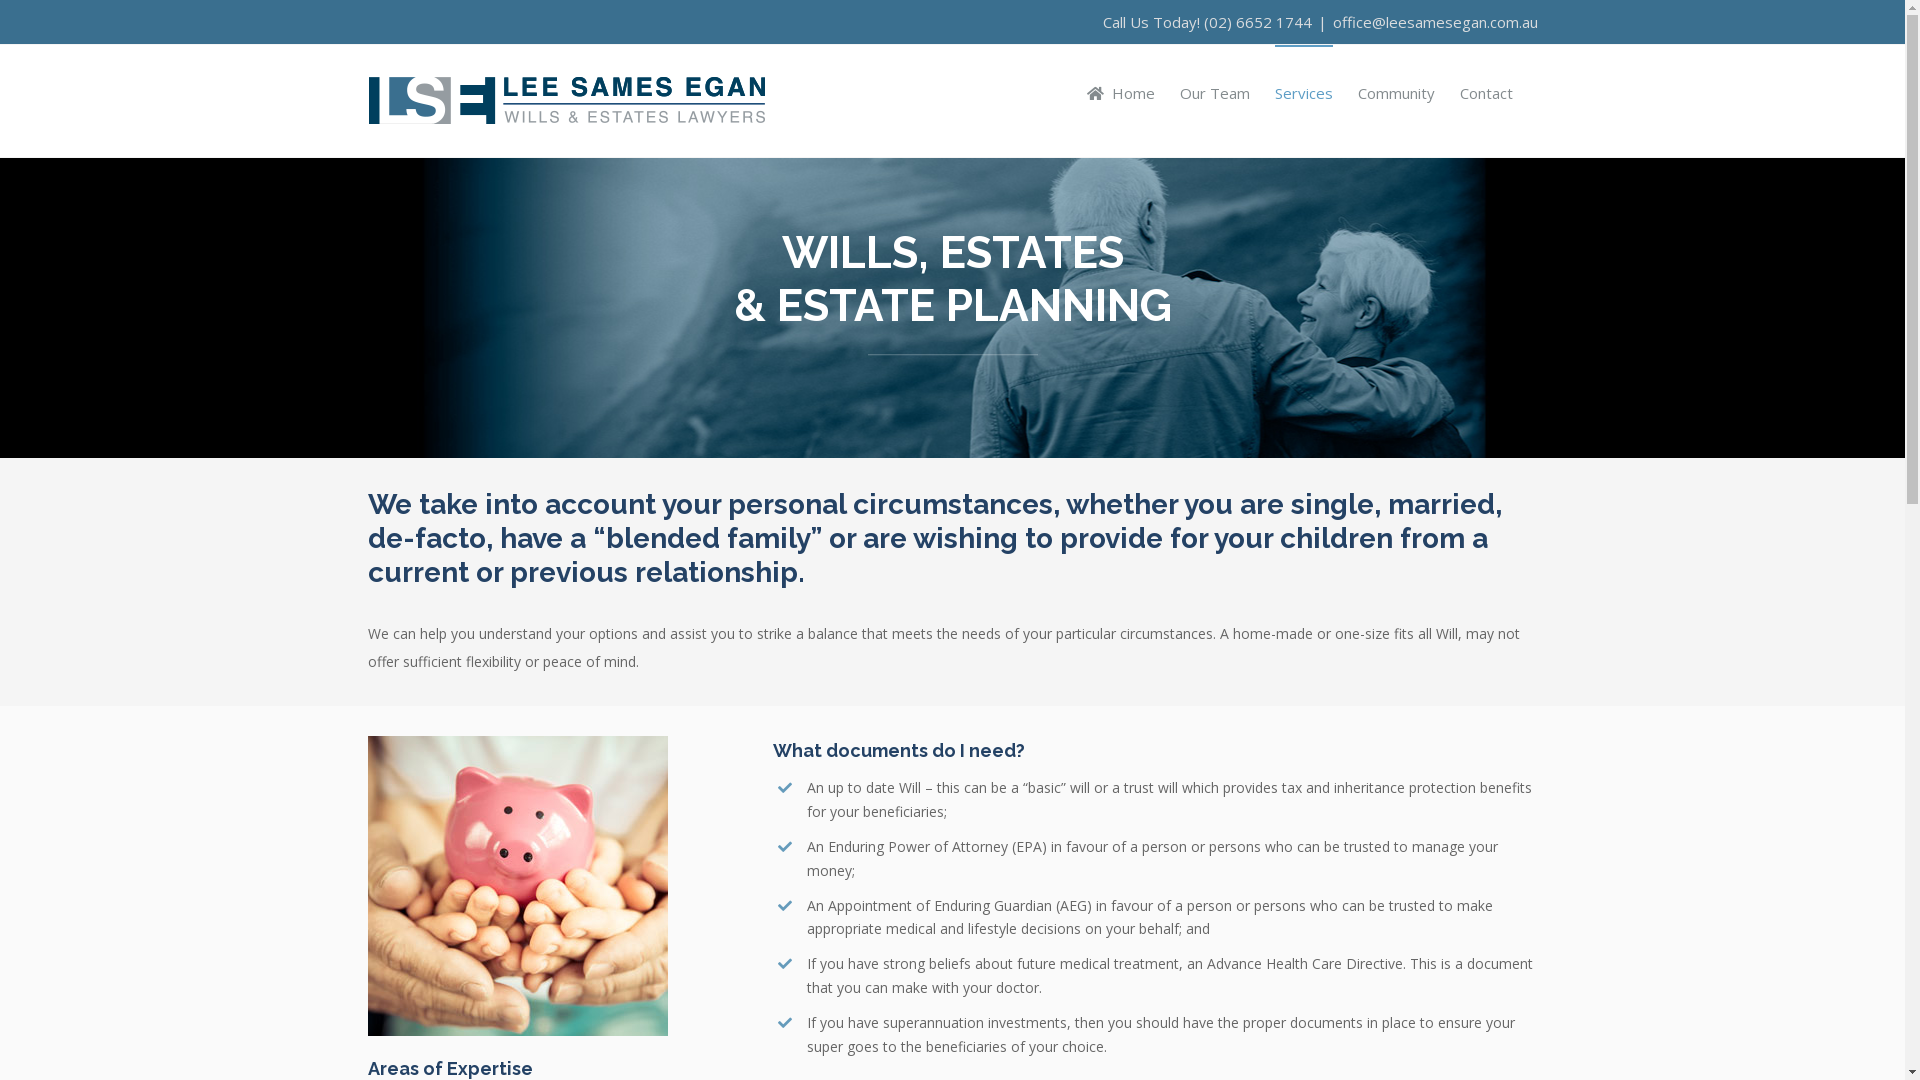 The width and height of the screenshot is (1920, 1080). What do you see at coordinates (1486, 92) in the screenshot?
I see `'Contact'` at bounding box center [1486, 92].